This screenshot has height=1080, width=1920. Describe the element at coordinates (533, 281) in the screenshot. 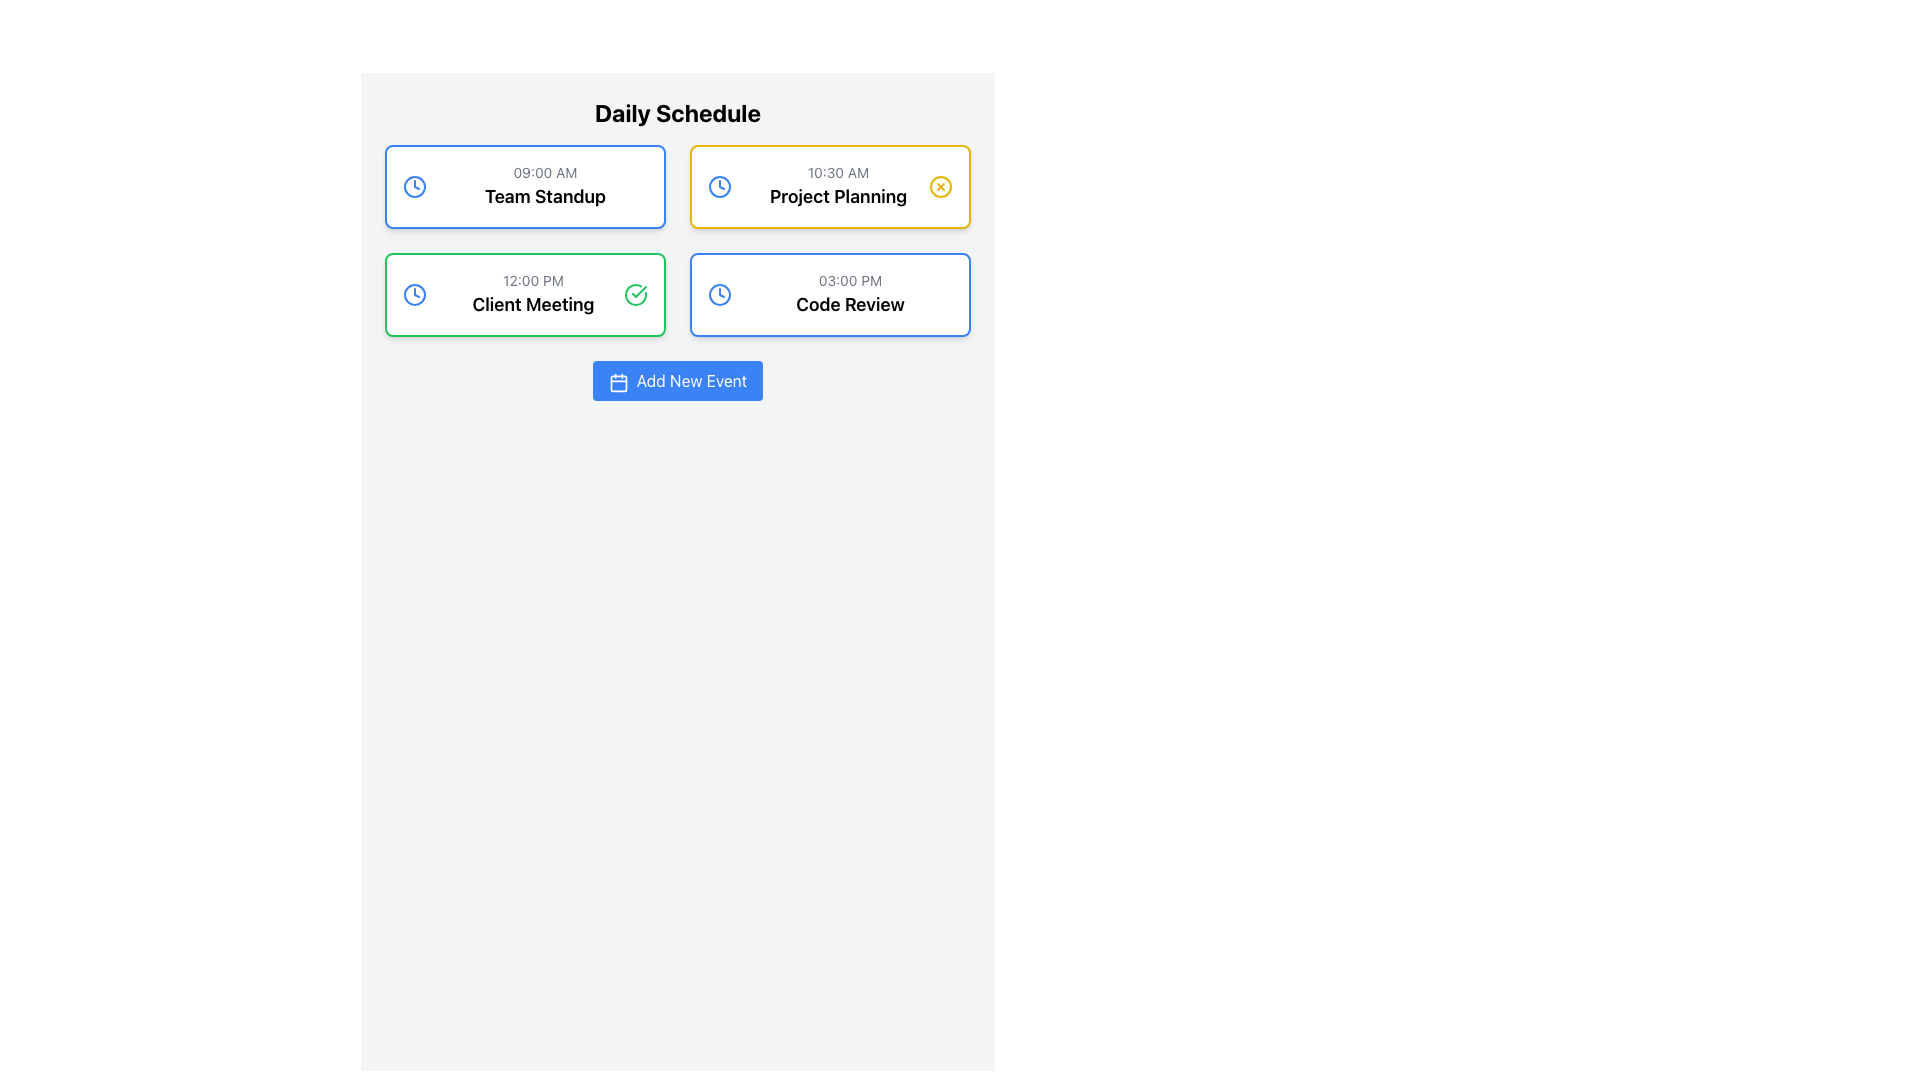

I see `displayed time from the static text label showing '12:00 PM' in gray color, located within the green-bordered box titled 'Client Meeting' under the 'Daily Schedule' section` at that location.